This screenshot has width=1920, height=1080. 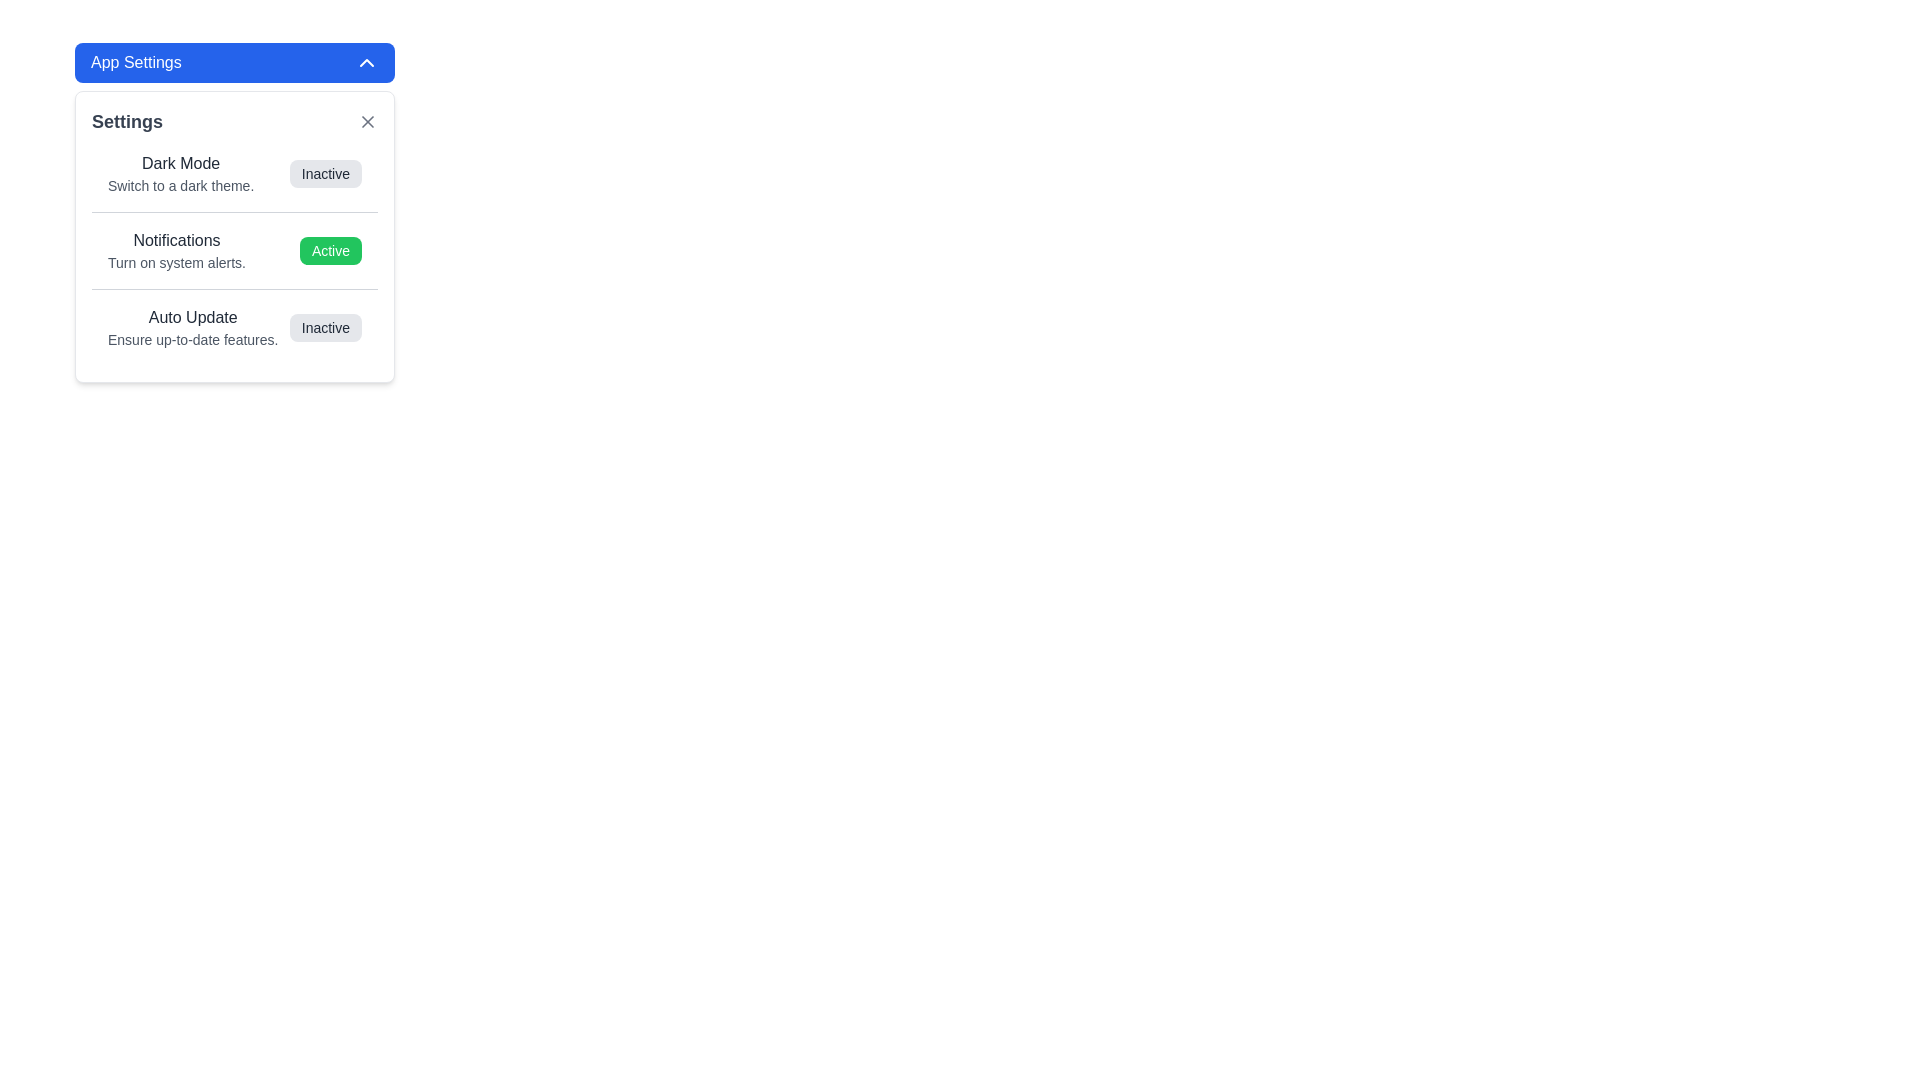 What do you see at coordinates (193, 326) in the screenshot?
I see `the text block titled 'Auto Update' which contains the subtitle 'Ensure up-to-date features' located in the middle-bottom part of the settings panel` at bounding box center [193, 326].